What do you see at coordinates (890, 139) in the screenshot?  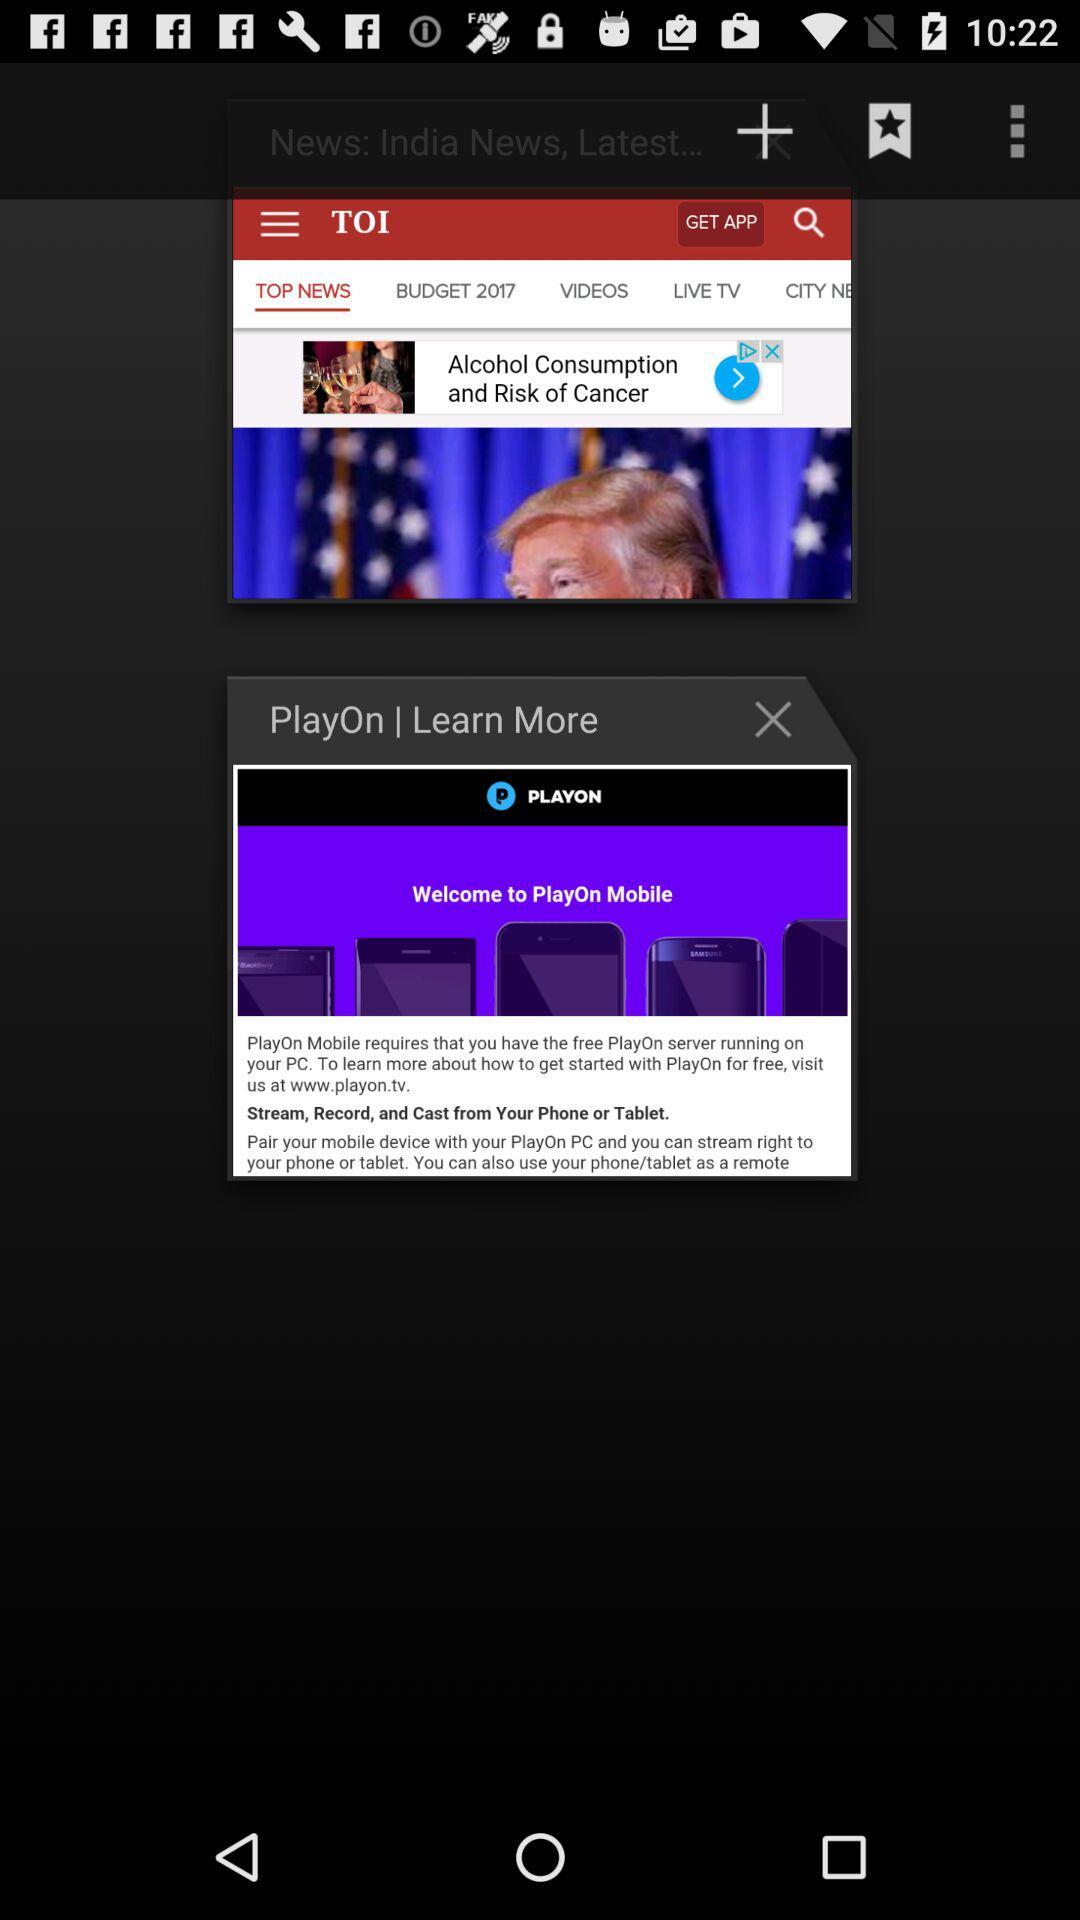 I see `the bookmark icon` at bounding box center [890, 139].